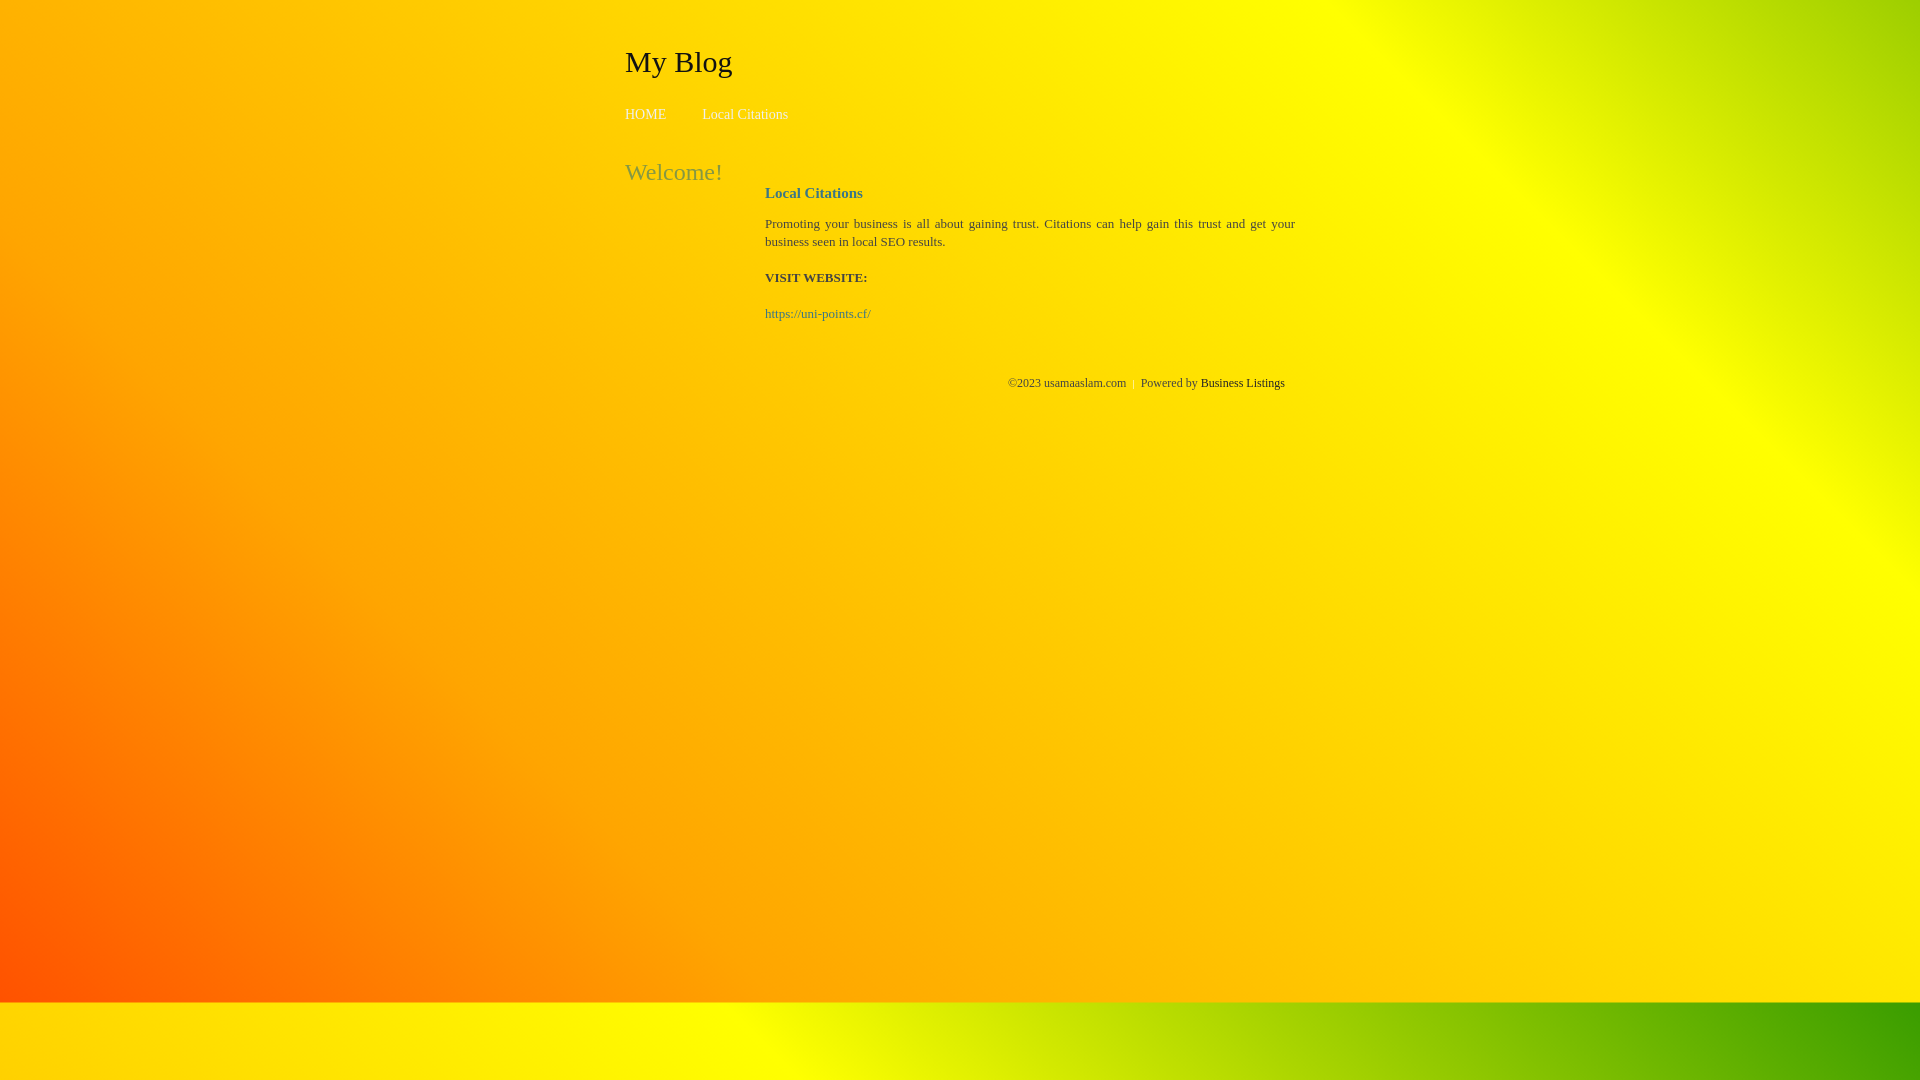  What do you see at coordinates (645, 114) in the screenshot?
I see `'HOME'` at bounding box center [645, 114].